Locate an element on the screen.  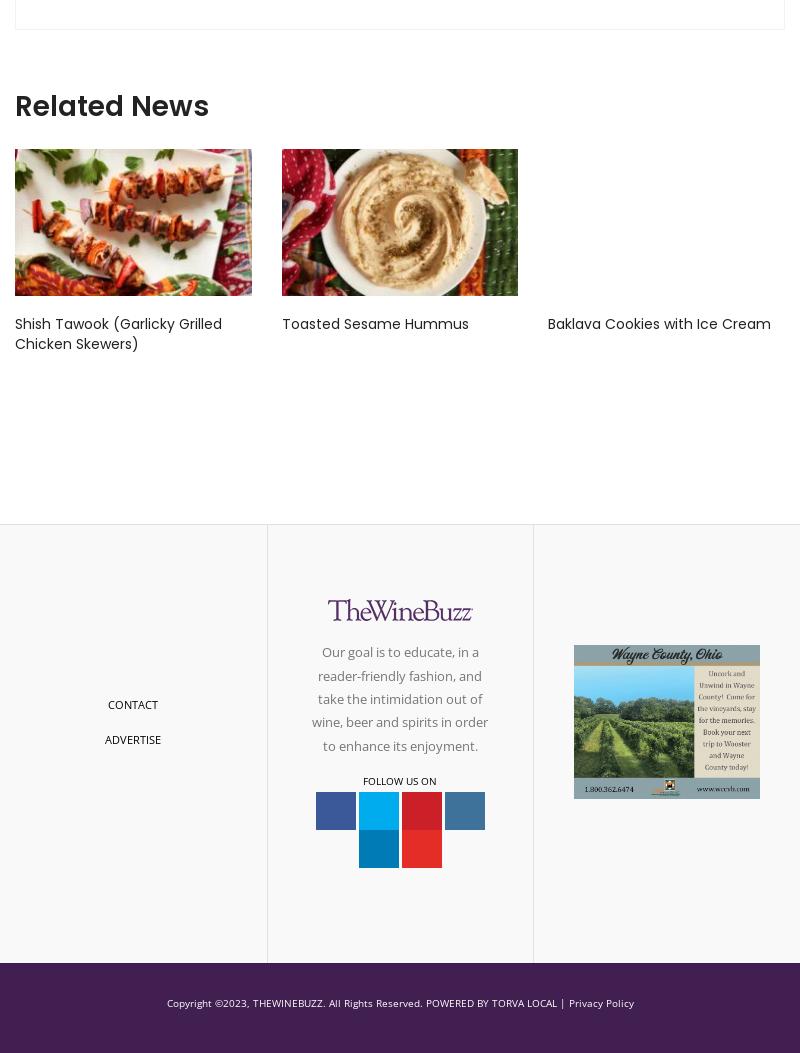
'Copyright ©2023, THEWINEBUZZ. All Rights Reserved. POWERED BY TORVA LOCAL |' is located at coordinates (366, 1002).